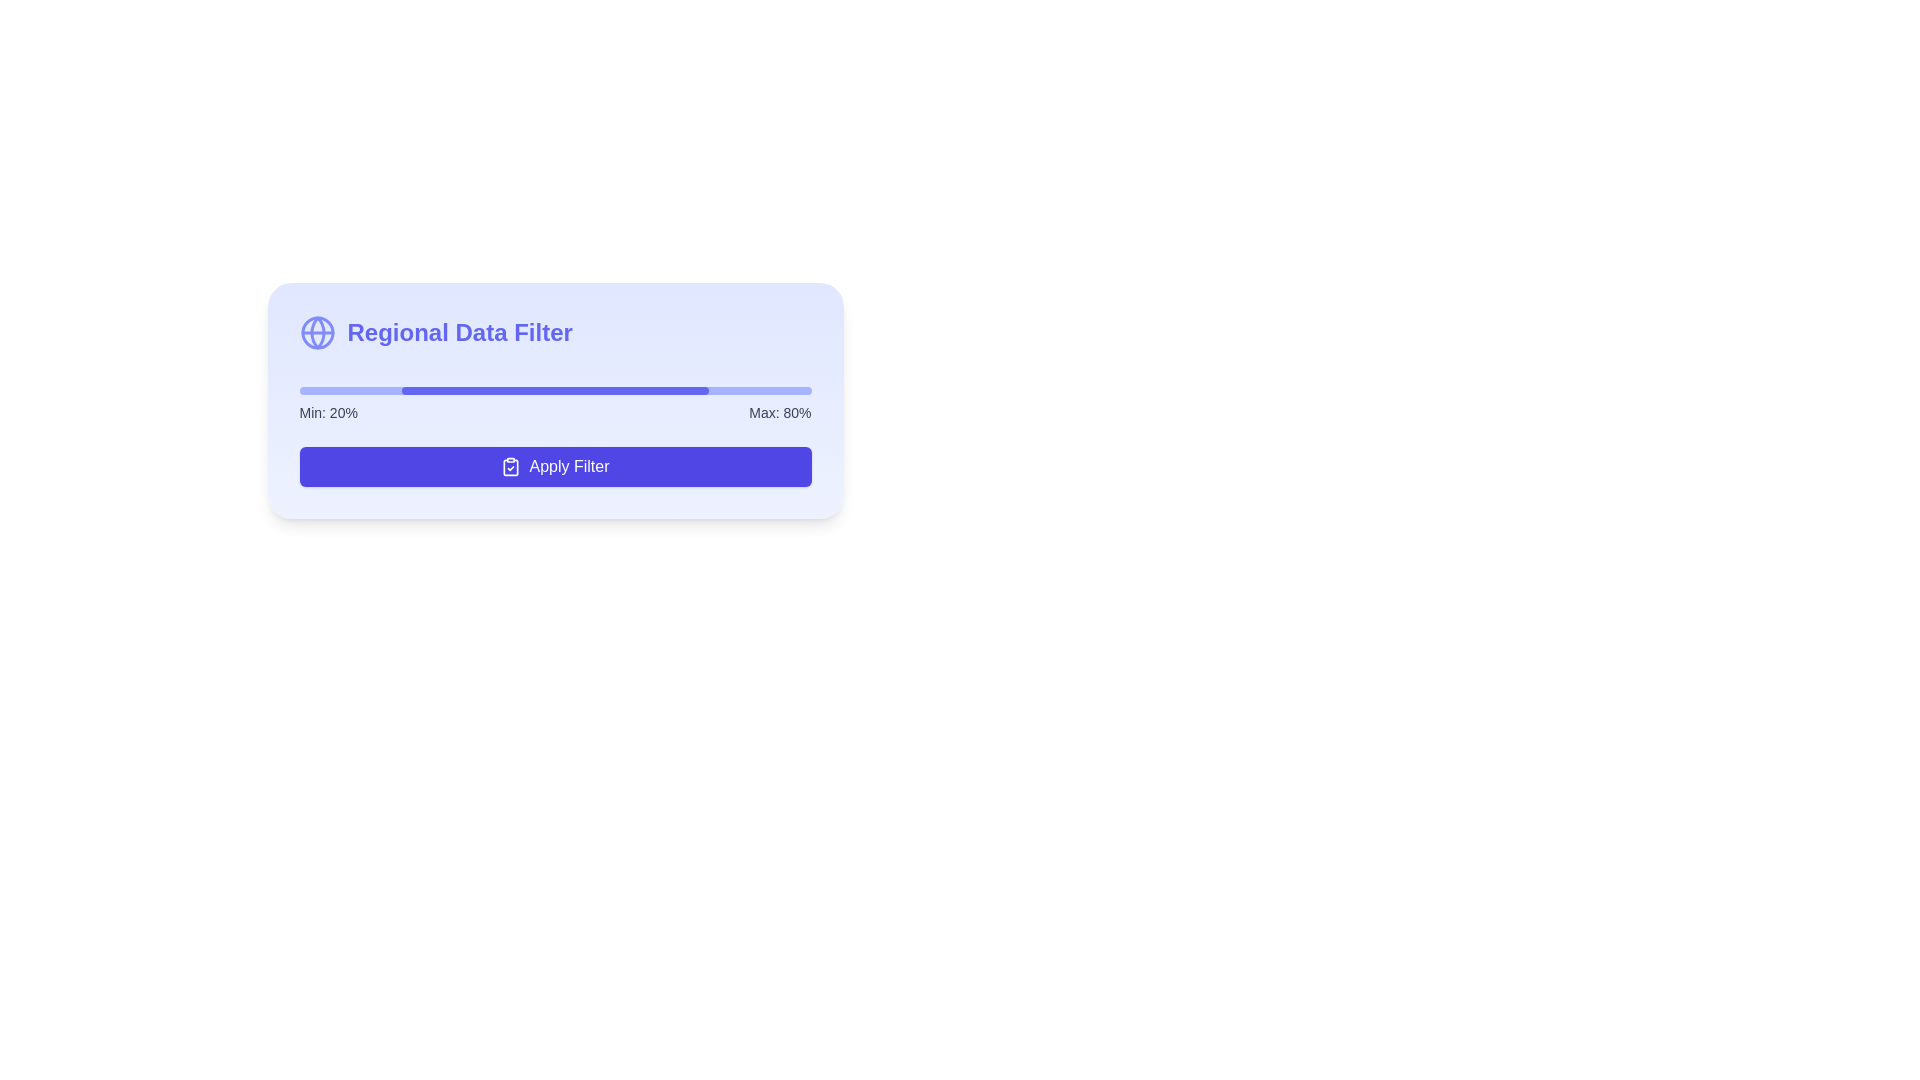  Describe the element at coordinates (555, 390) in the screenshot. I see `the progress bar with a light purple background that is located above the text 'Min: 20%' and 'Max: 80%', styled with rounded corners` at that location.